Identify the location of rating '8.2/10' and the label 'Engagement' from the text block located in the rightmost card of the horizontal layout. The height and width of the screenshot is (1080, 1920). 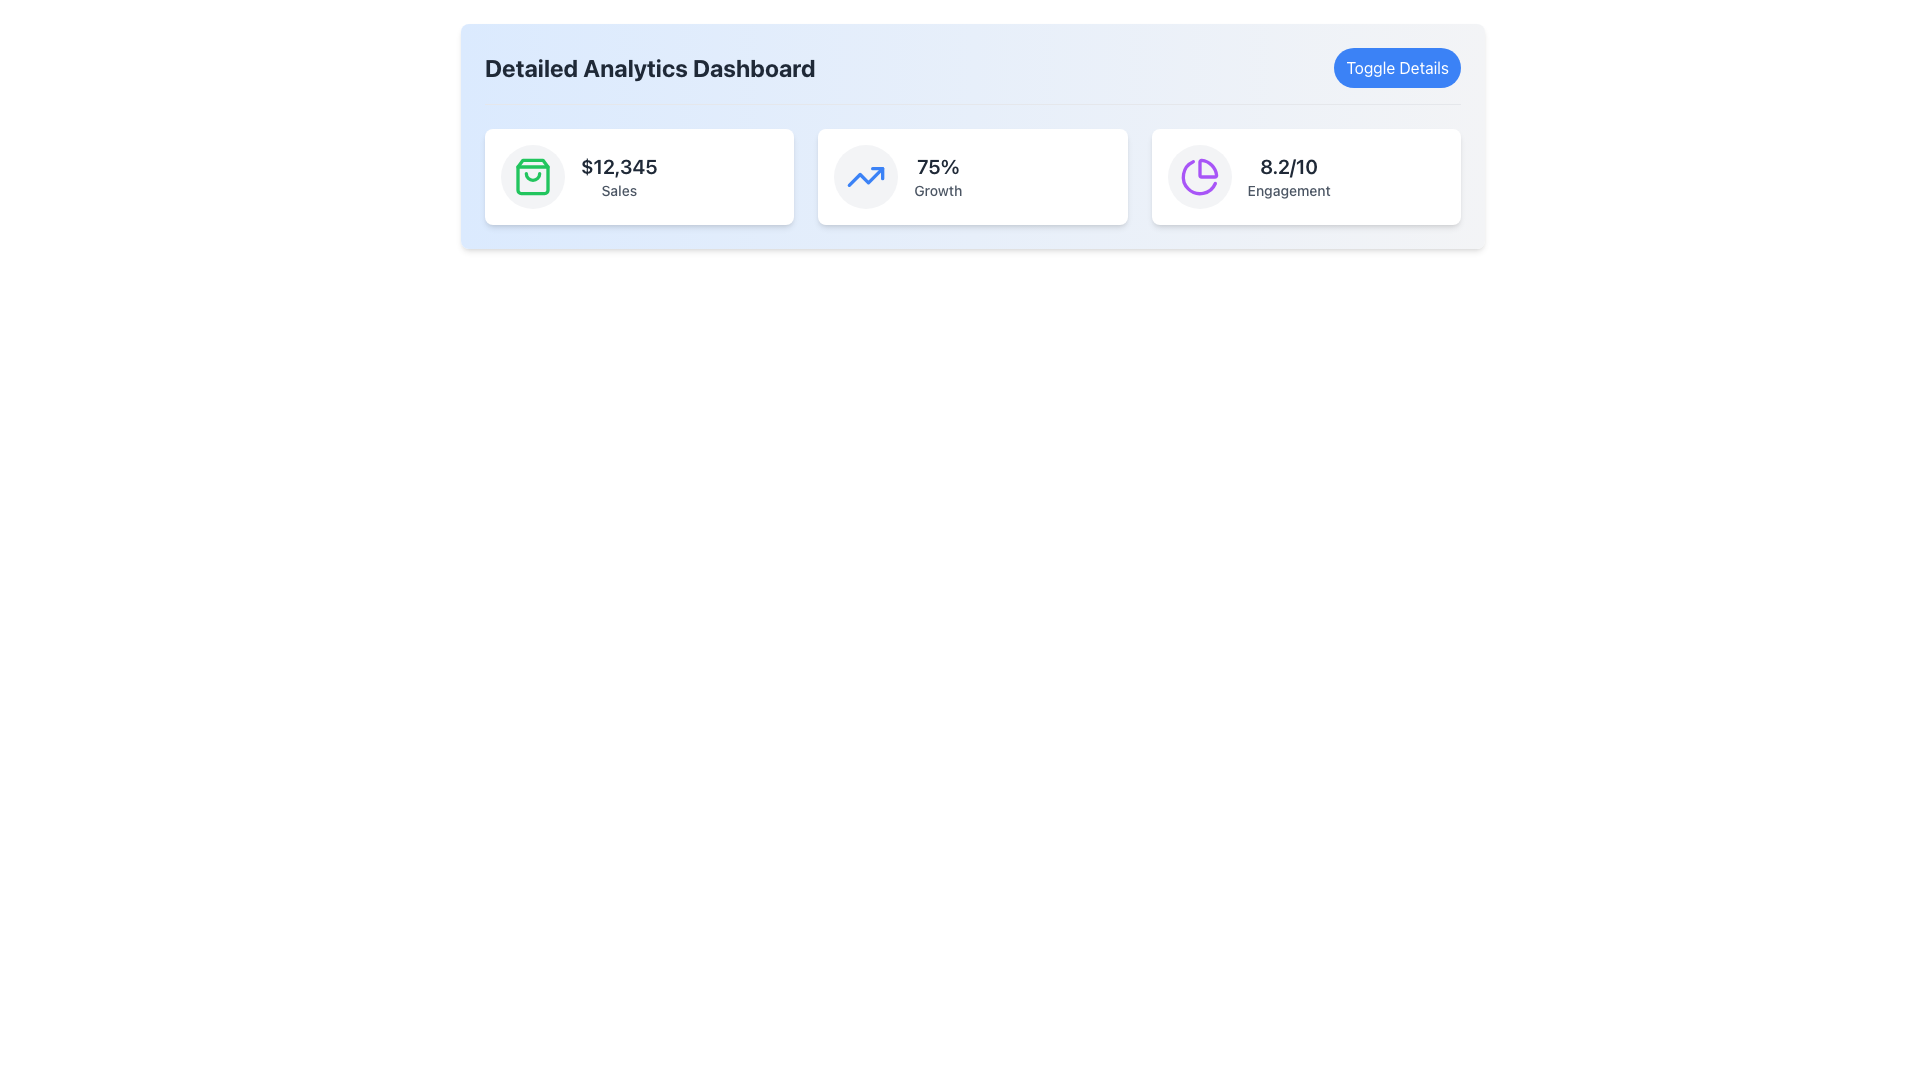
(1289, 176).